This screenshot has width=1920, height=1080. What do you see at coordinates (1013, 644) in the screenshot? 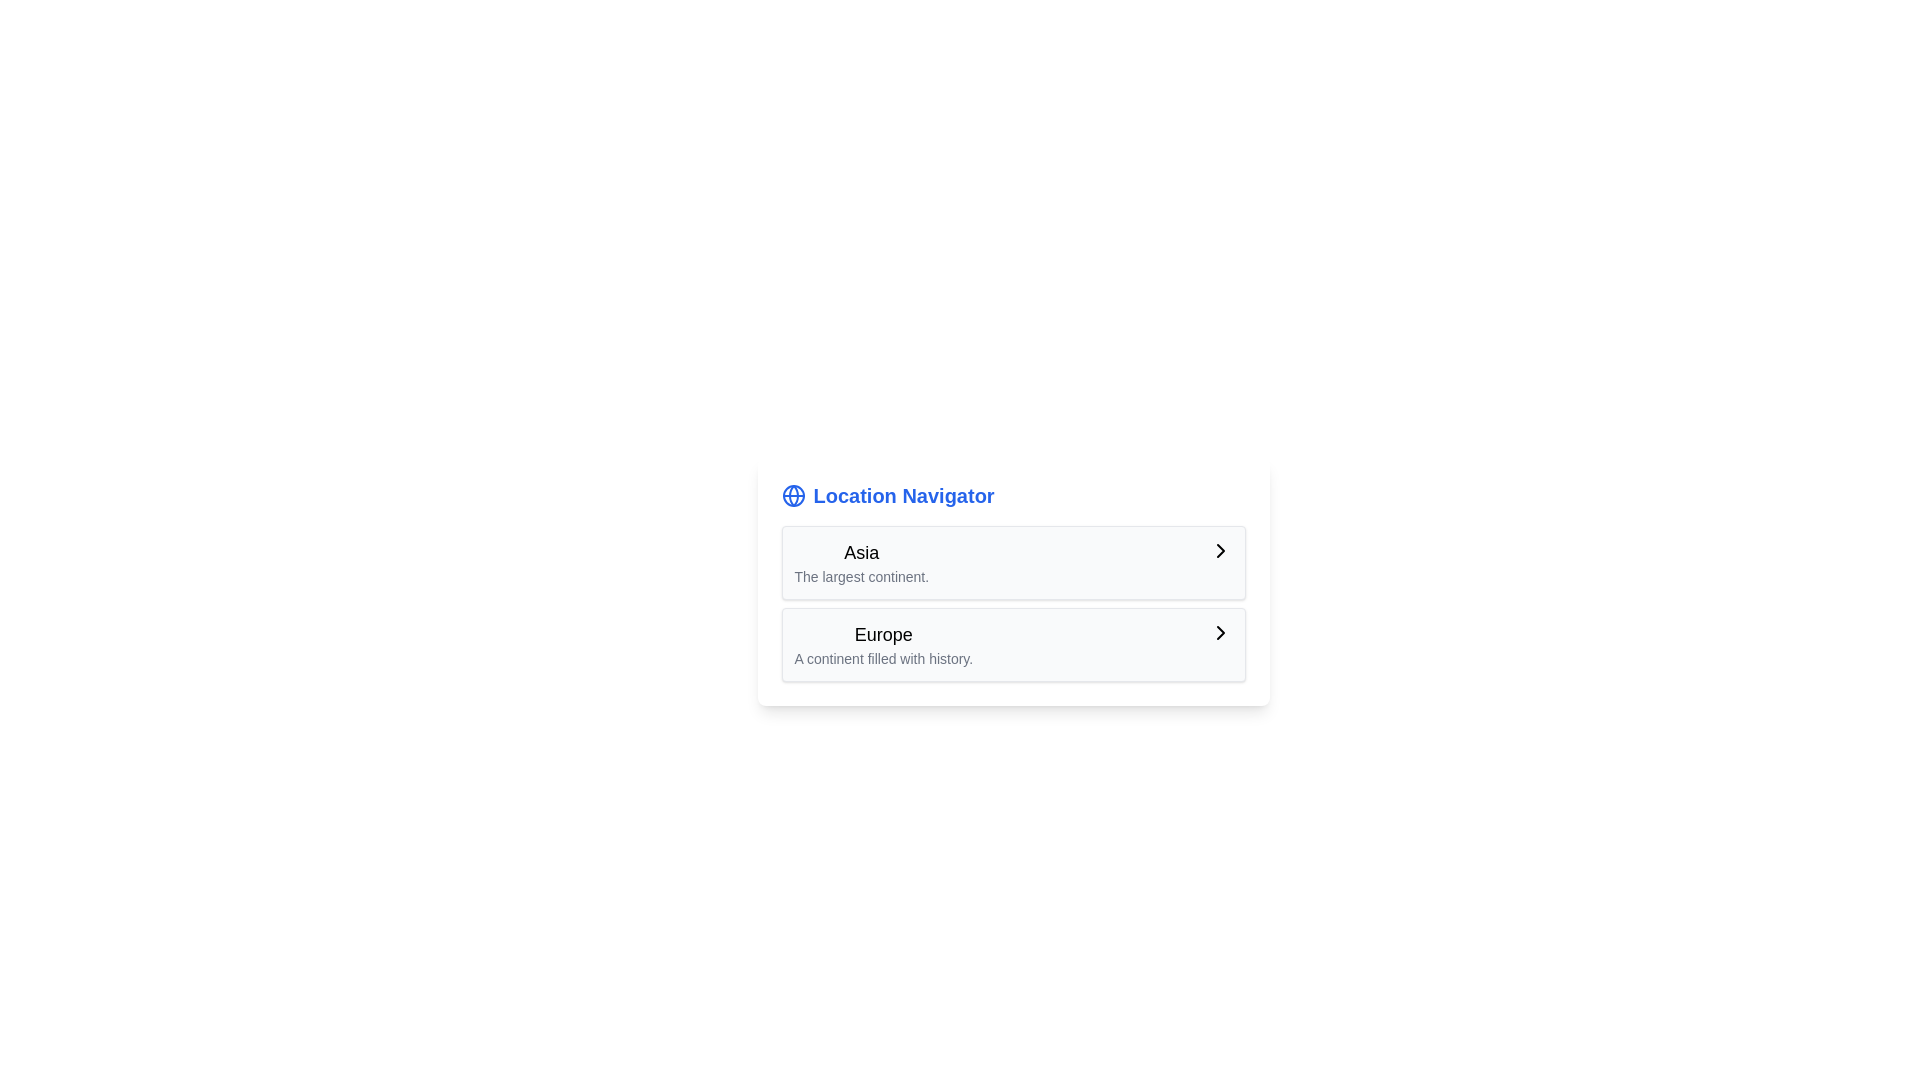
I see `the 'Europe' button located under the 'Location Navigator' section` at bounding box center [1013, 644].